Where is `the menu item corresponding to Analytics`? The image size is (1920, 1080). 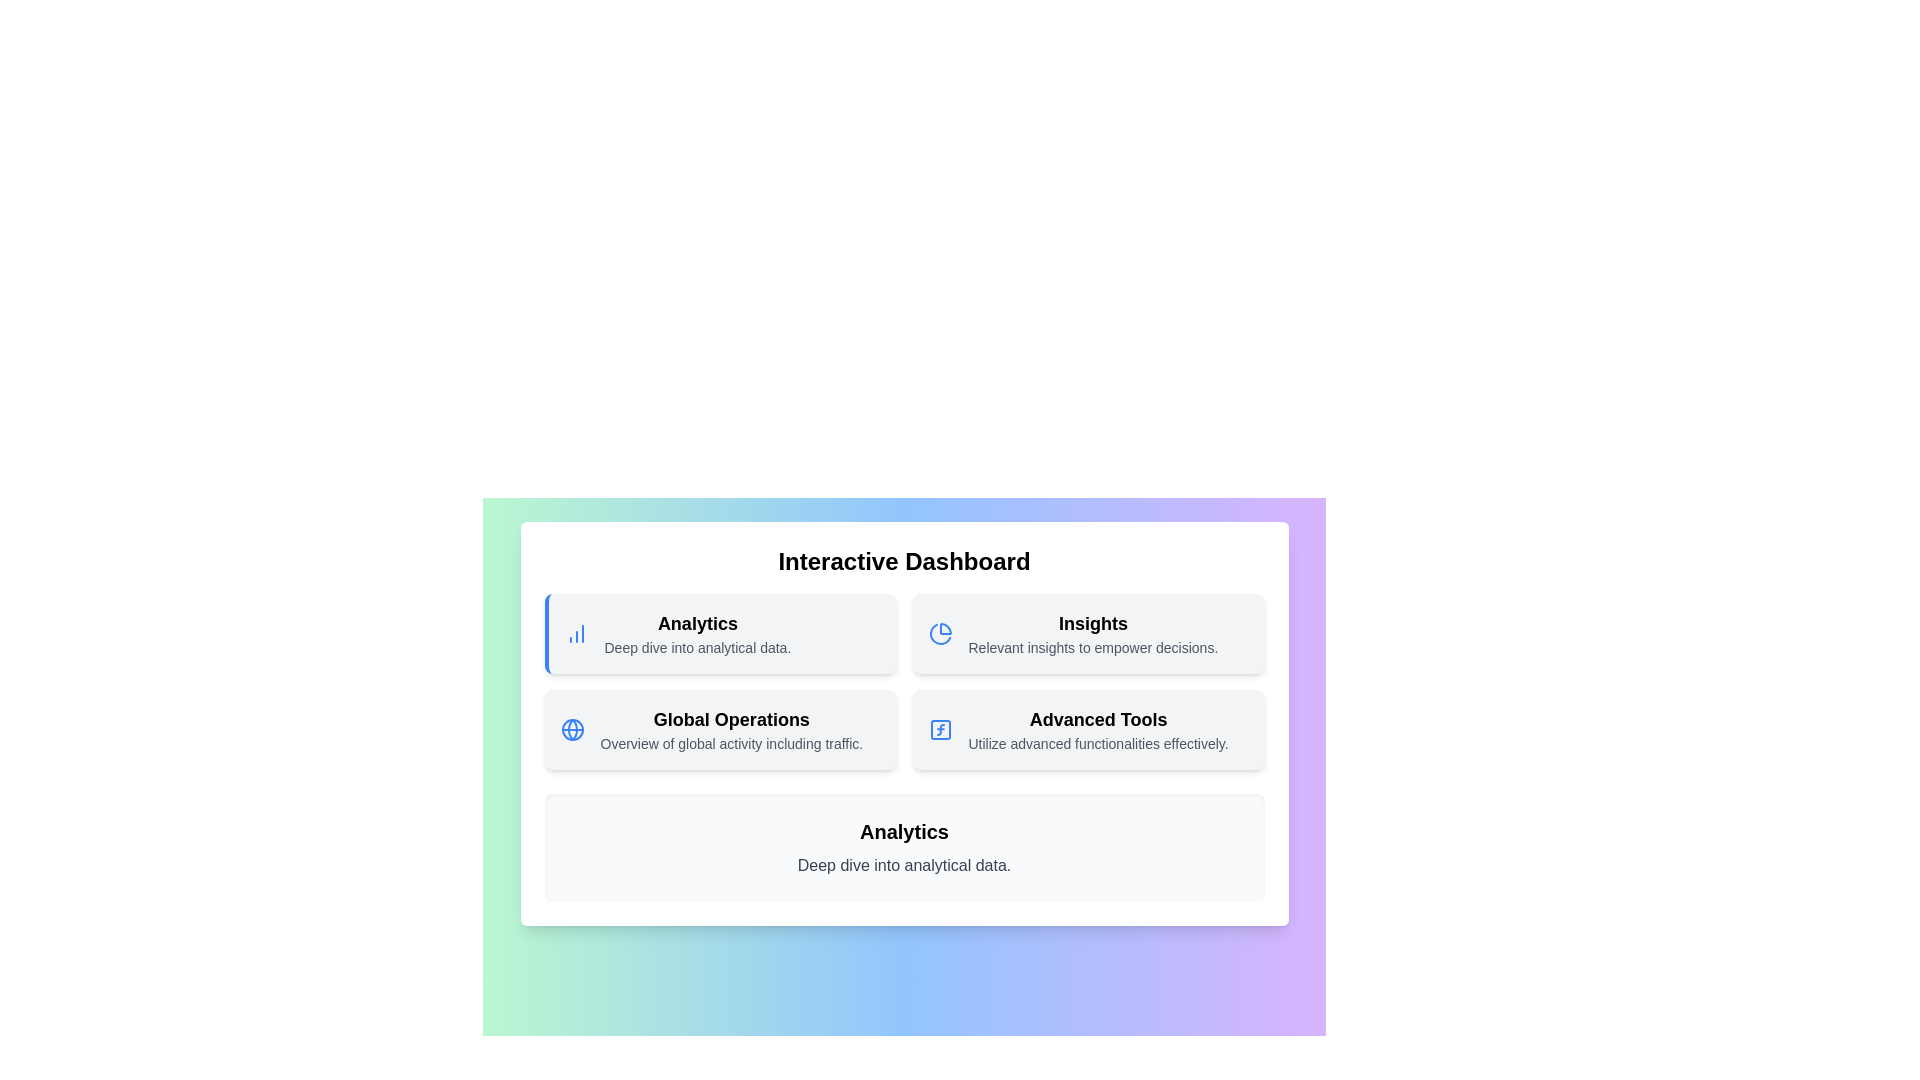 the menu item corresponding to Analytics is located at coordinates (720, 633).